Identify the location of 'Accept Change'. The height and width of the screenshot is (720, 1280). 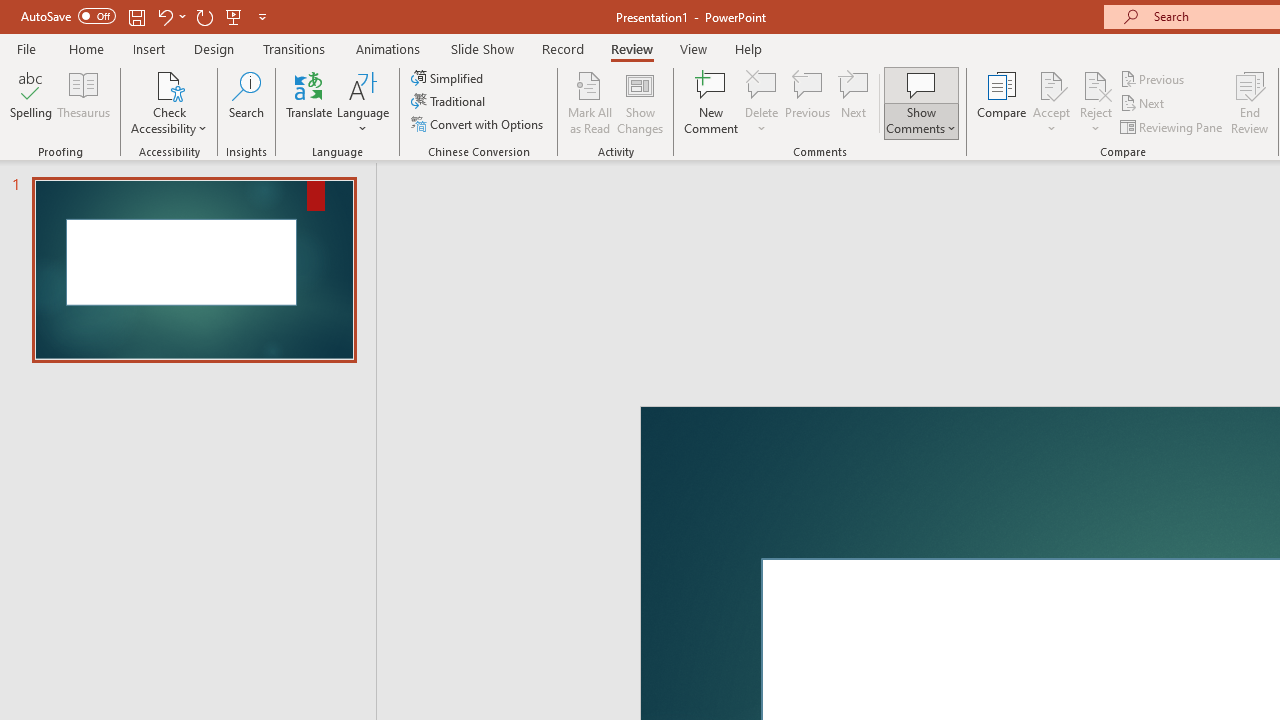
(1050, 84).